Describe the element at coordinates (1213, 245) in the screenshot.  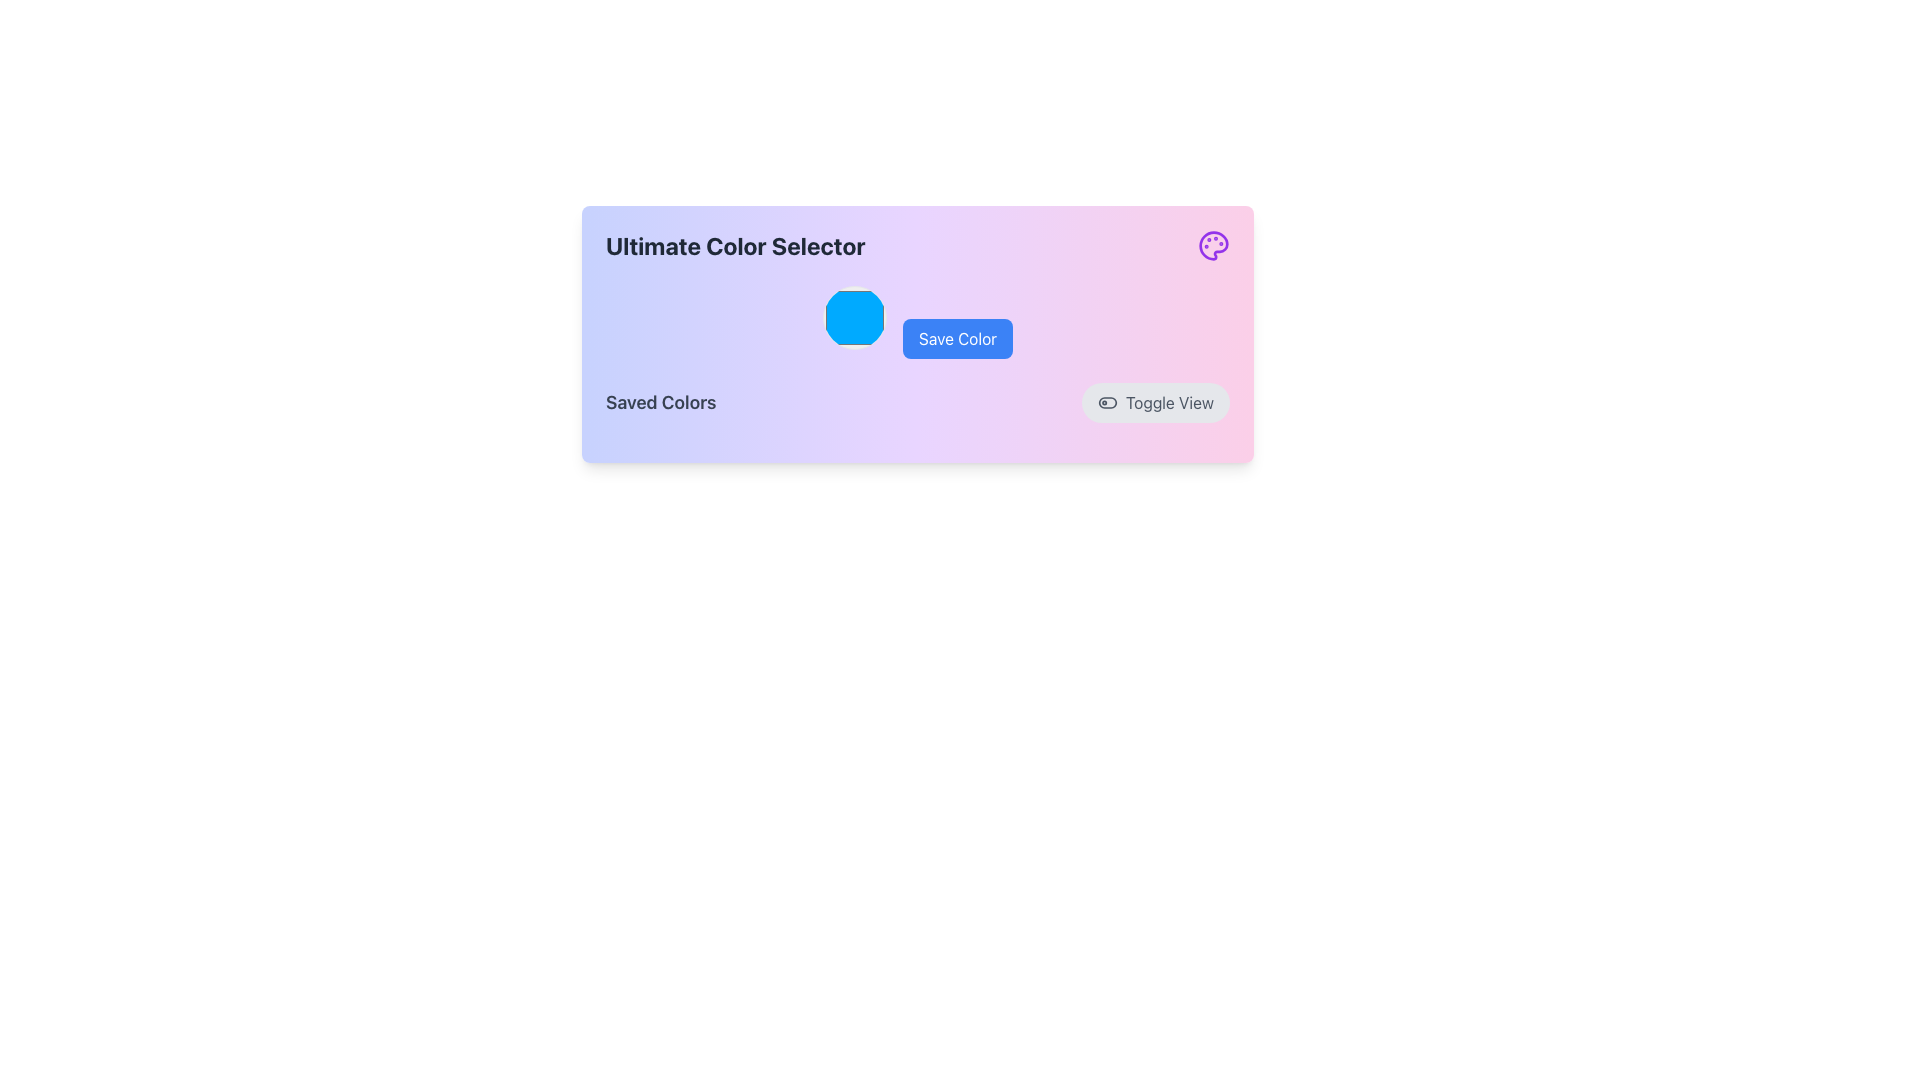
I see `the central circular portion of the palette icon located at the top-right corner of the interface's card` at that location.